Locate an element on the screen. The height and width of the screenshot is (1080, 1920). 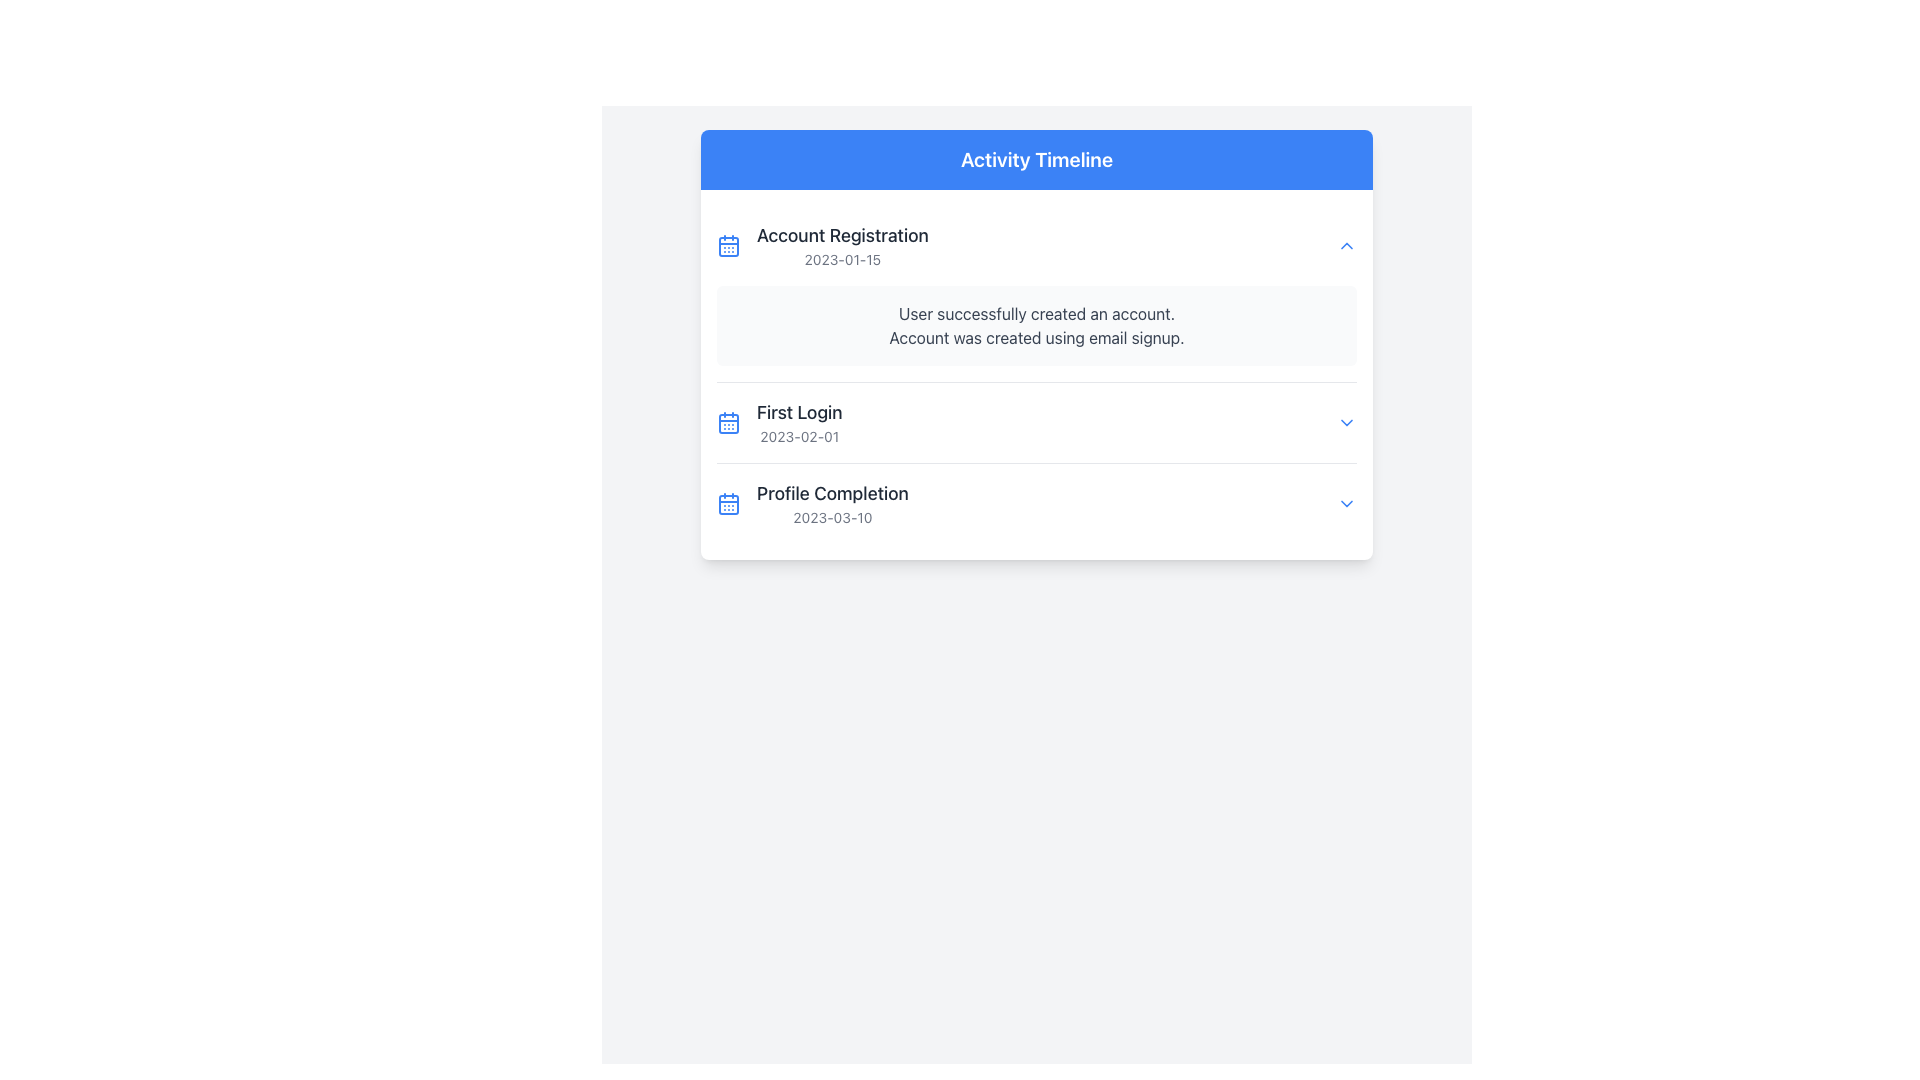
the static text label displaying 'Profile Completion' that is part of a vertical timeline, positioned below the 'First Login' entry and above the date '2023-03-10' is located at coordinates (832, 493).